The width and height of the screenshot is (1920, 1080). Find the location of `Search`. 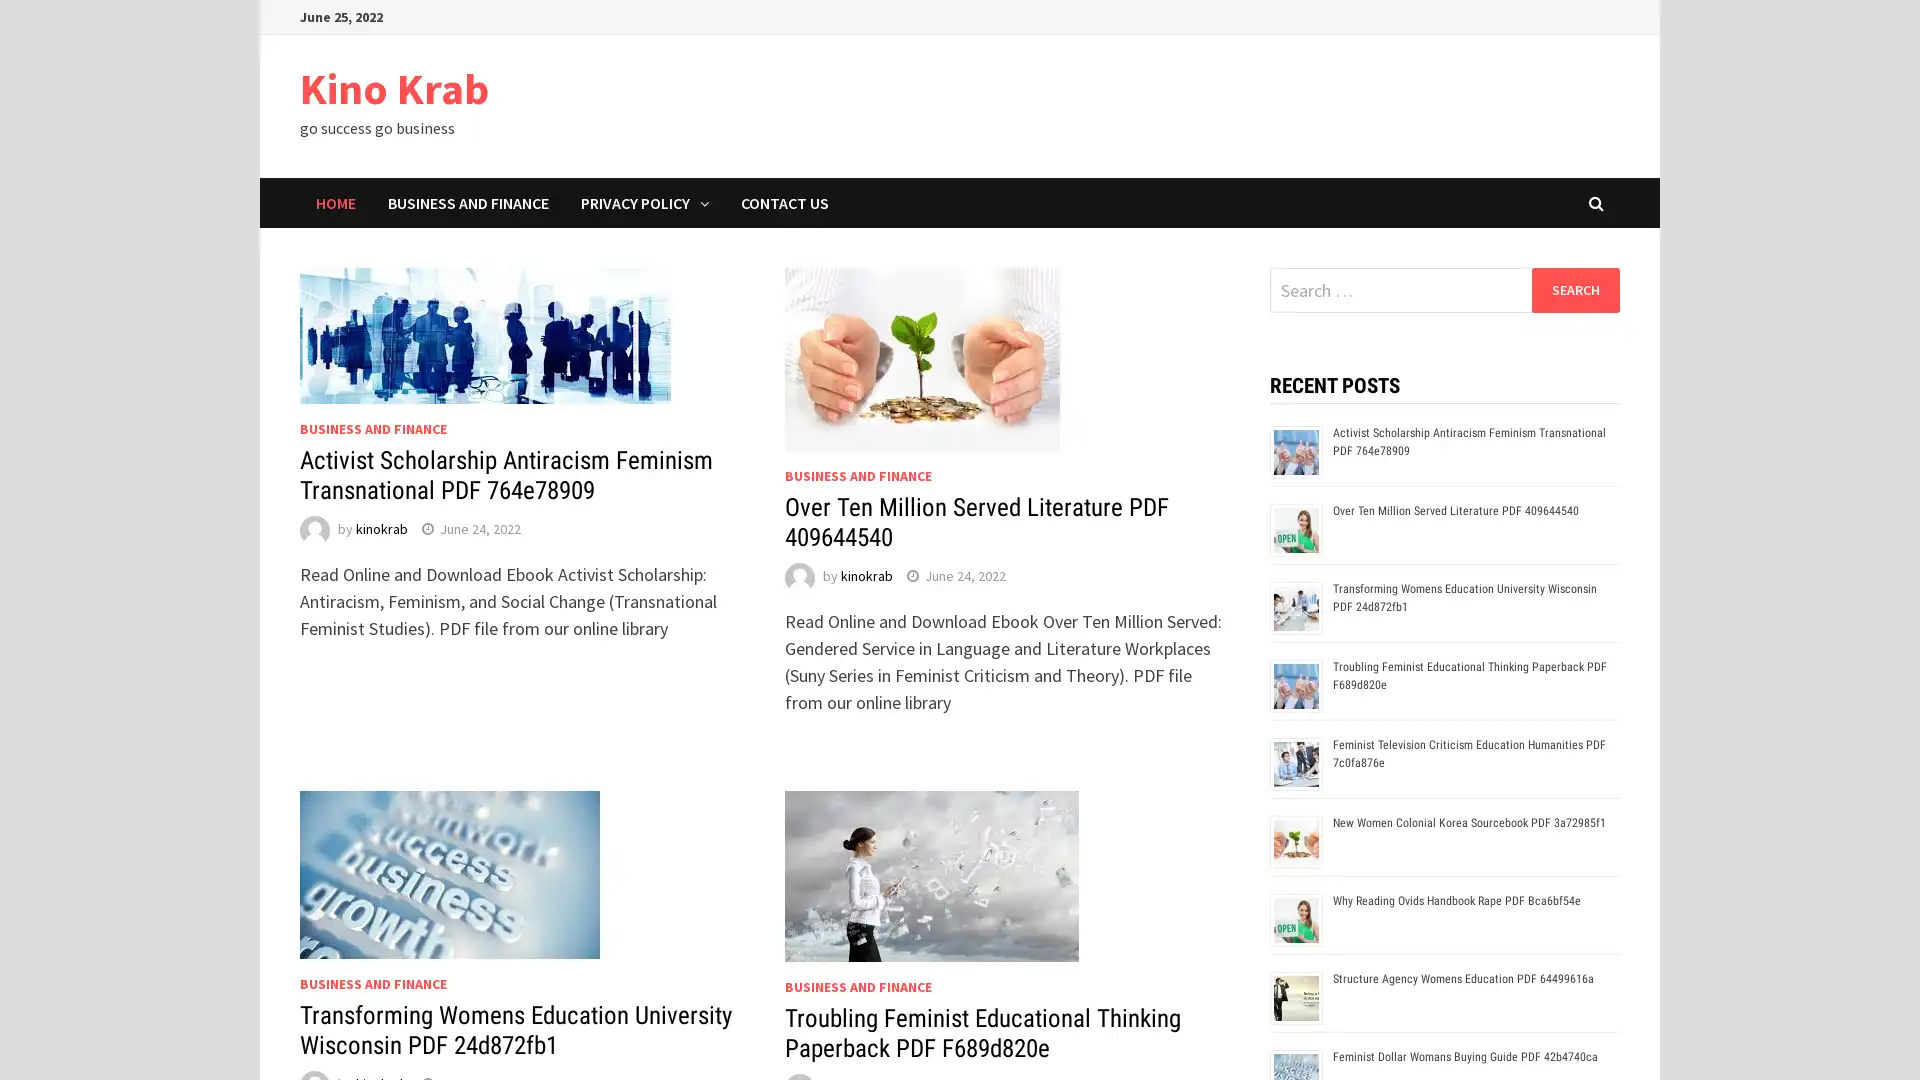

Search is located at coordinates (1574, 289).